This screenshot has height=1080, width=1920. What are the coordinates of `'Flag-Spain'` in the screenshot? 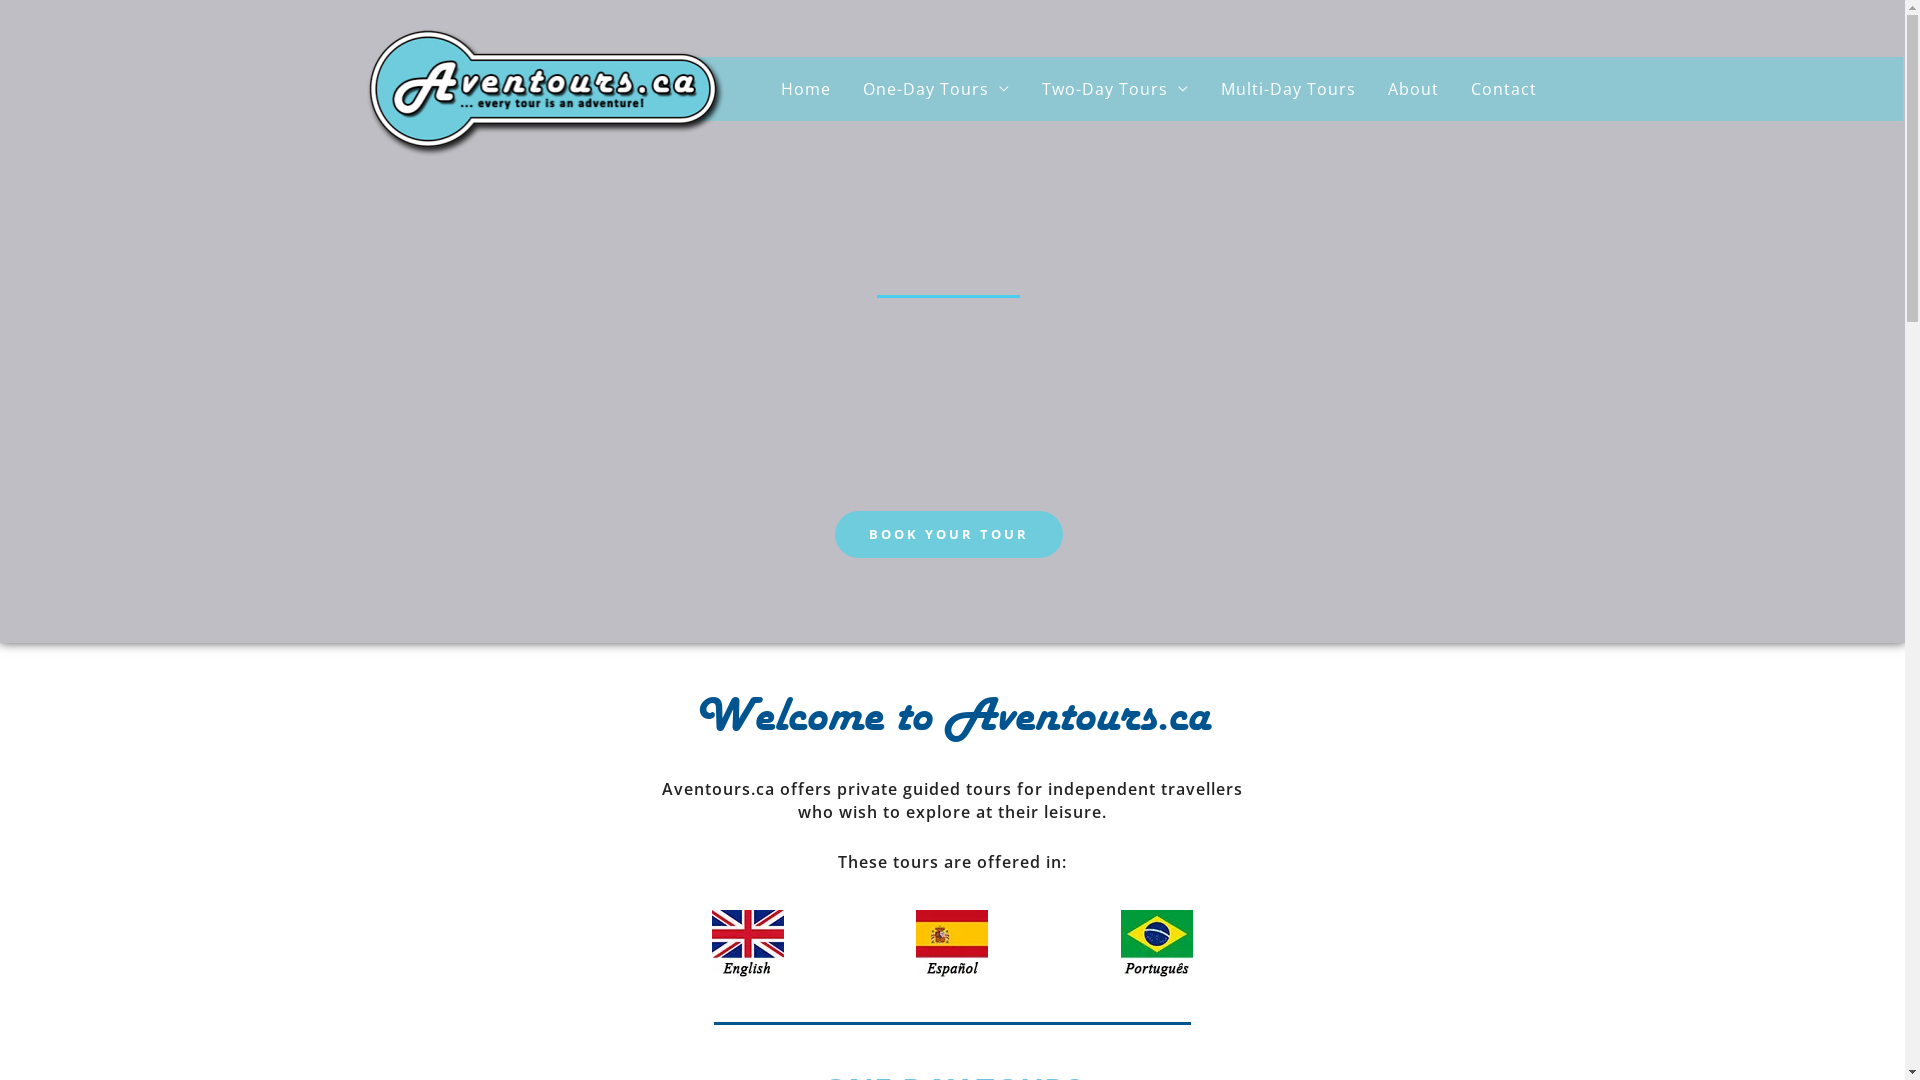 It's located at (950, 945).